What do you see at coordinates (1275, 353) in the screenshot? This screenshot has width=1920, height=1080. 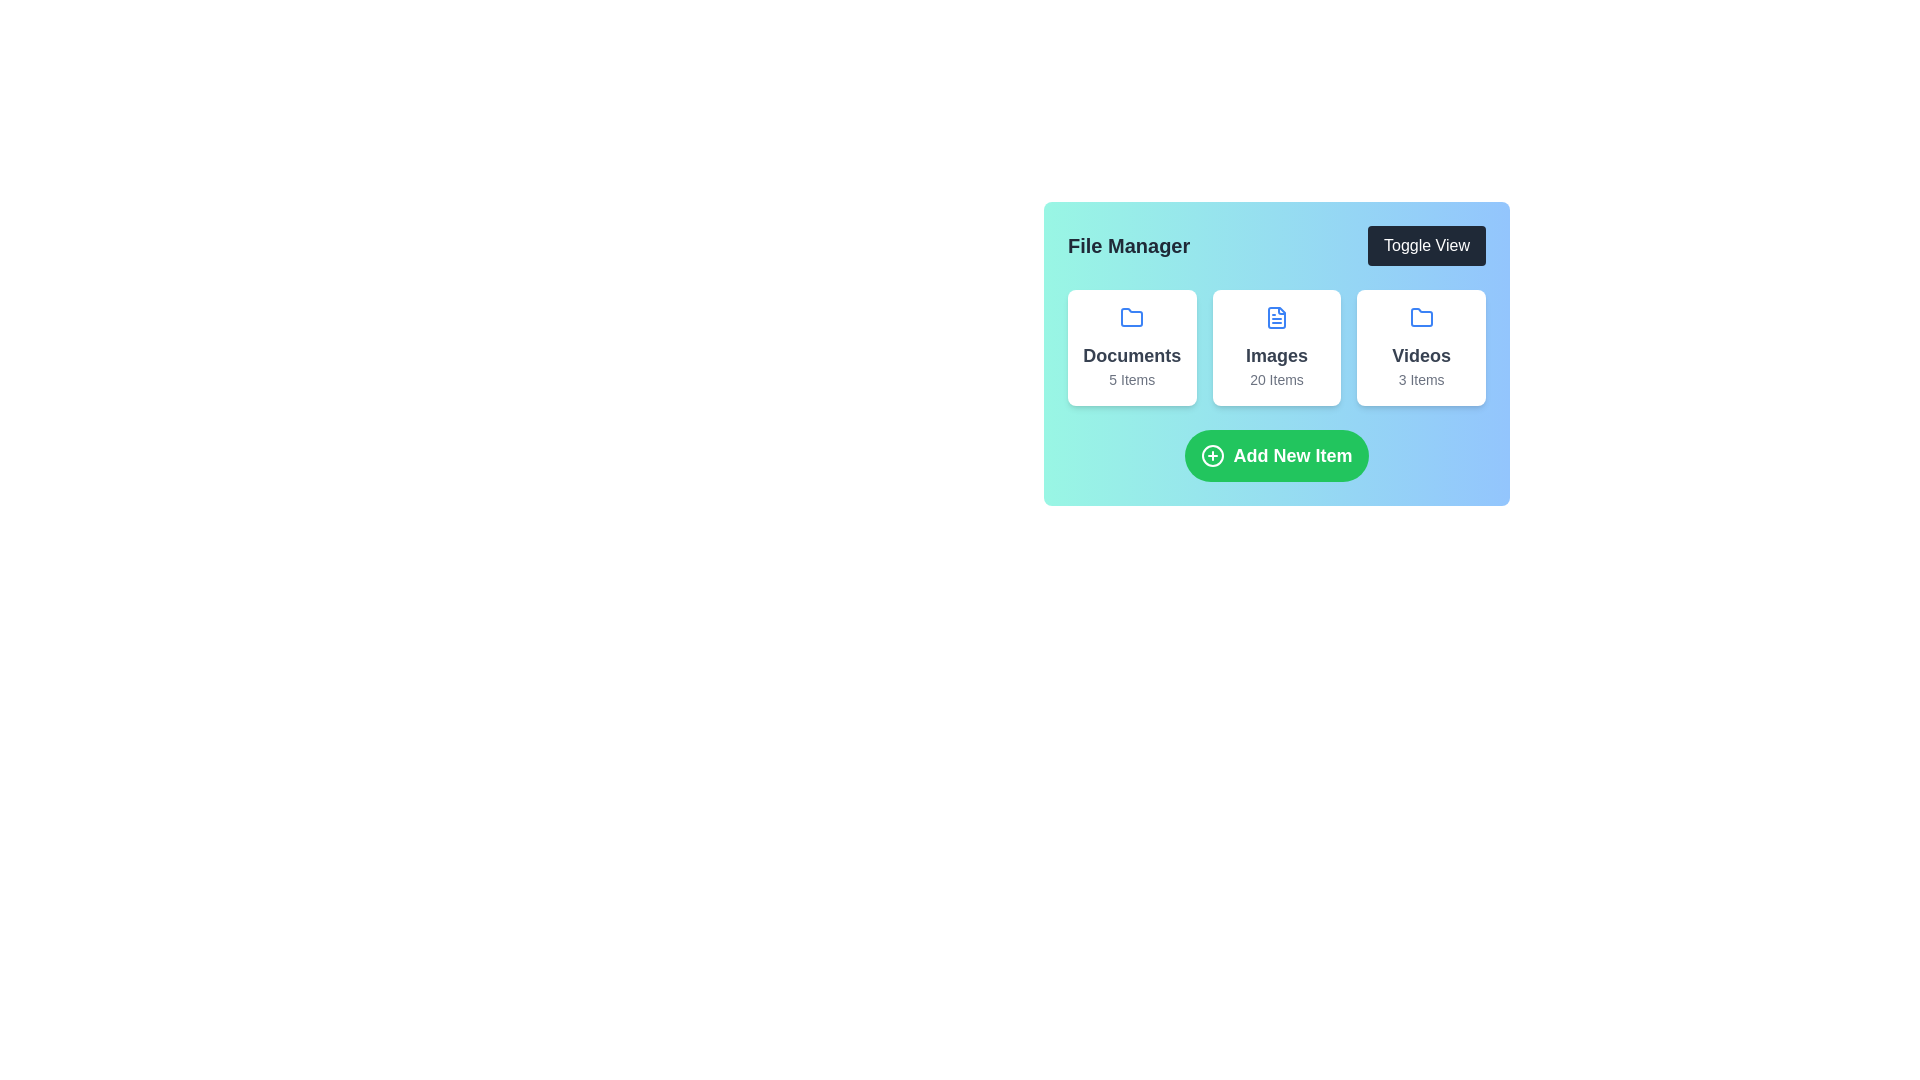 I see `the category panels within the dashboard interface of the file manager` at bounding box center [1275, 353].